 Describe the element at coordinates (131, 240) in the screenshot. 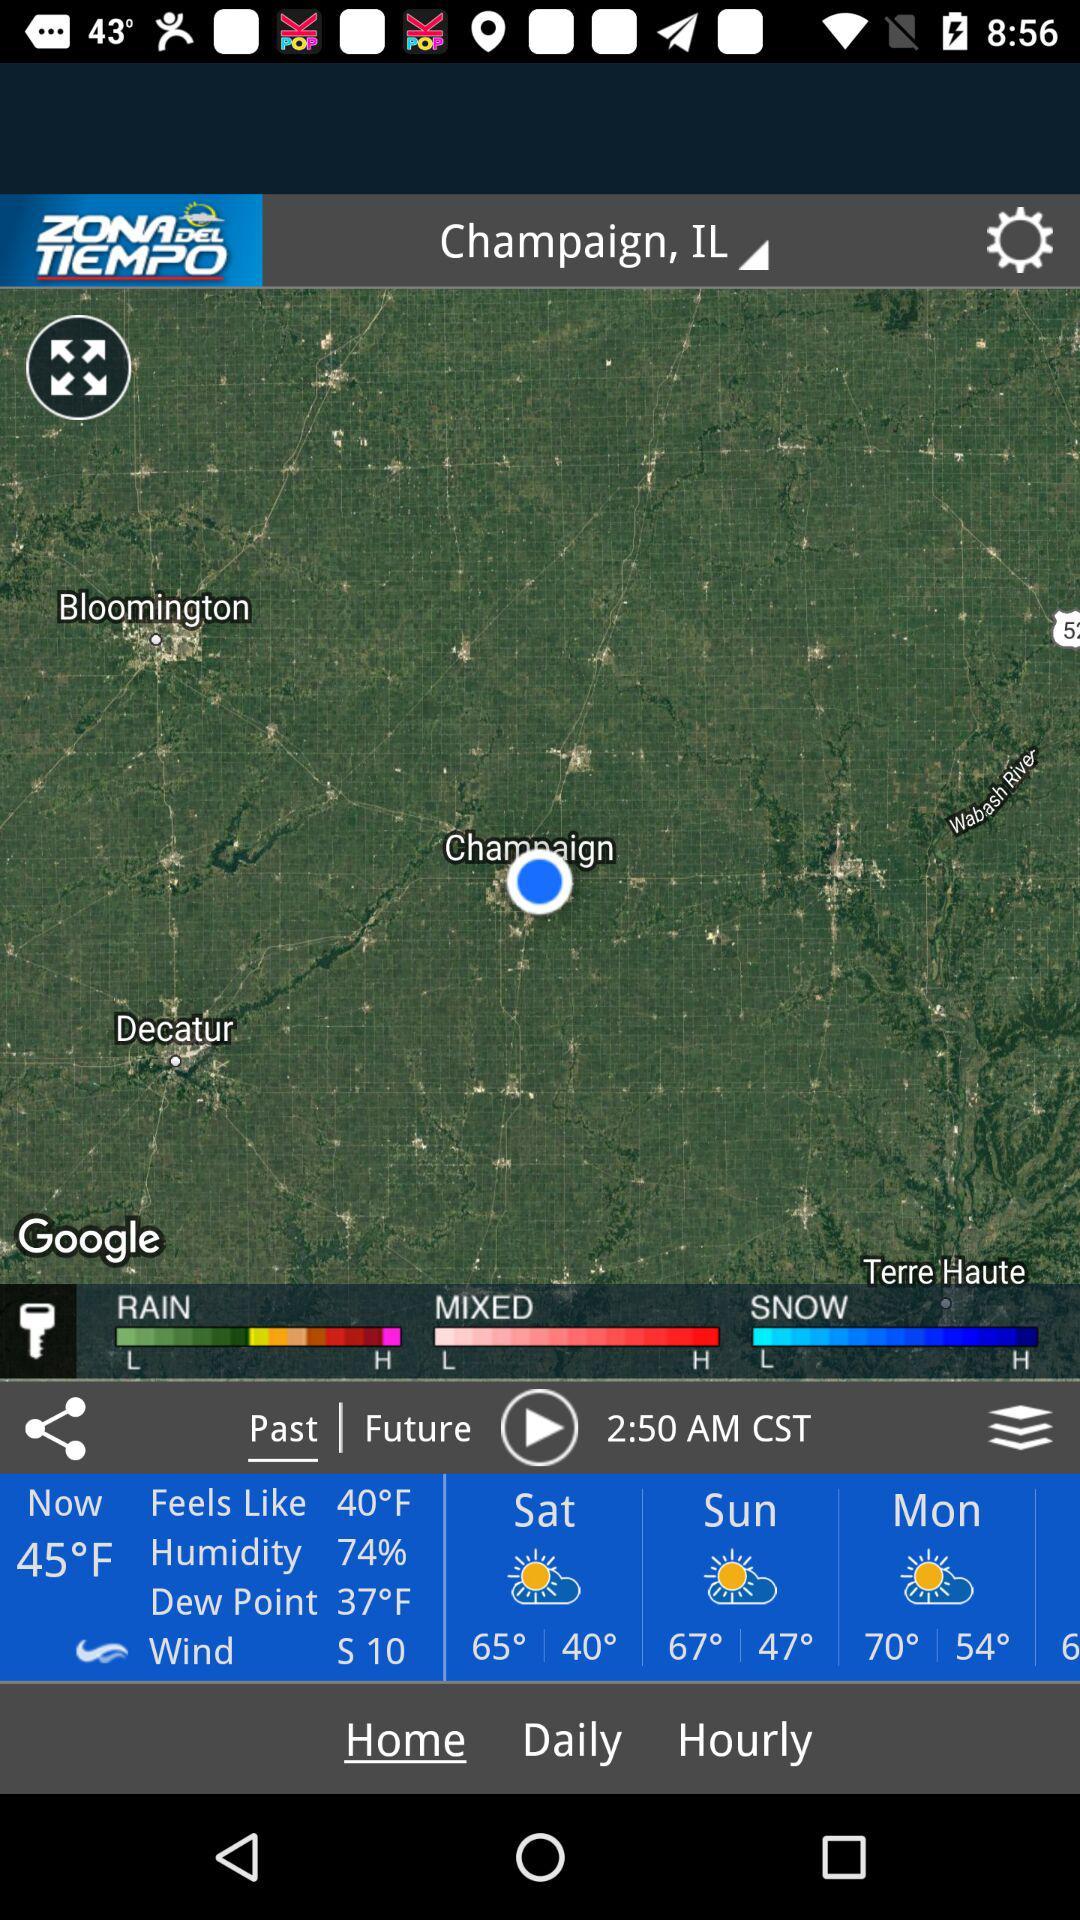

I see `the date_range icon` at that location.